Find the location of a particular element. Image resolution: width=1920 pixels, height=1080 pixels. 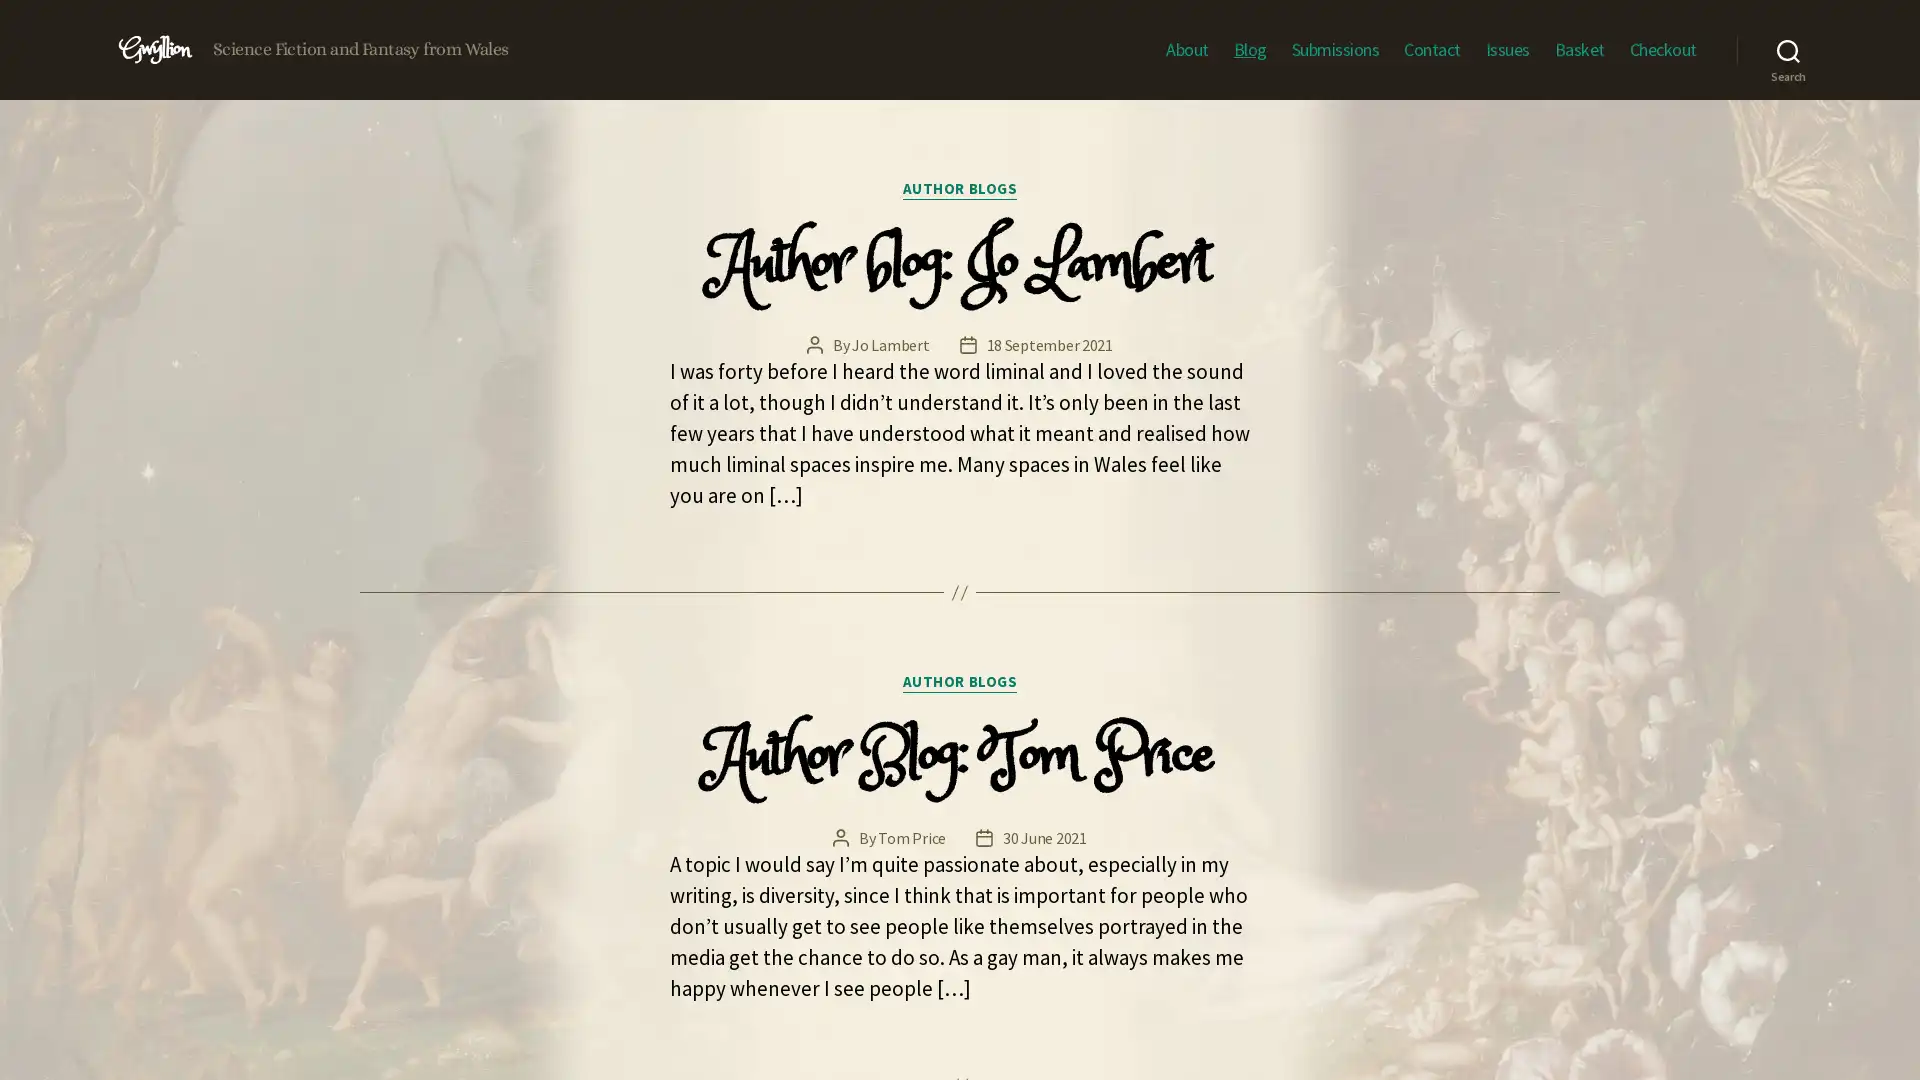

Search is located at coordinates (1788, 49).